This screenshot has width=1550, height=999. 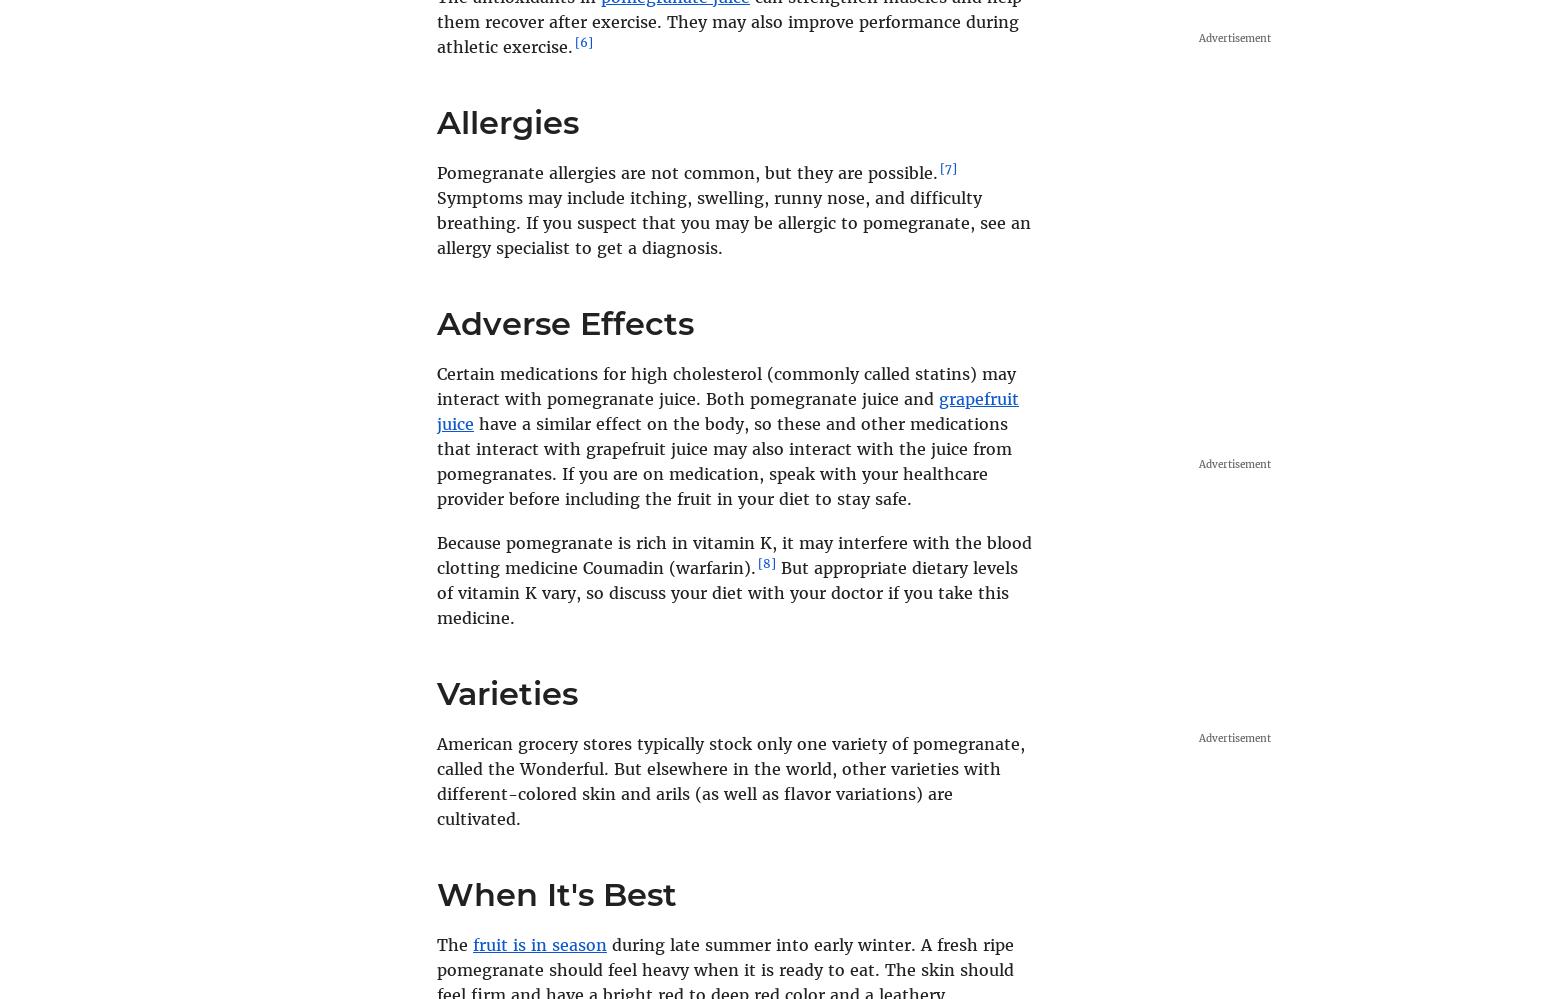 I want to click on 'But appropriate dietary levels of vitamin K vary, so discuss your diet with your doctor if you take this medicine.', so click(x=727, y=593).